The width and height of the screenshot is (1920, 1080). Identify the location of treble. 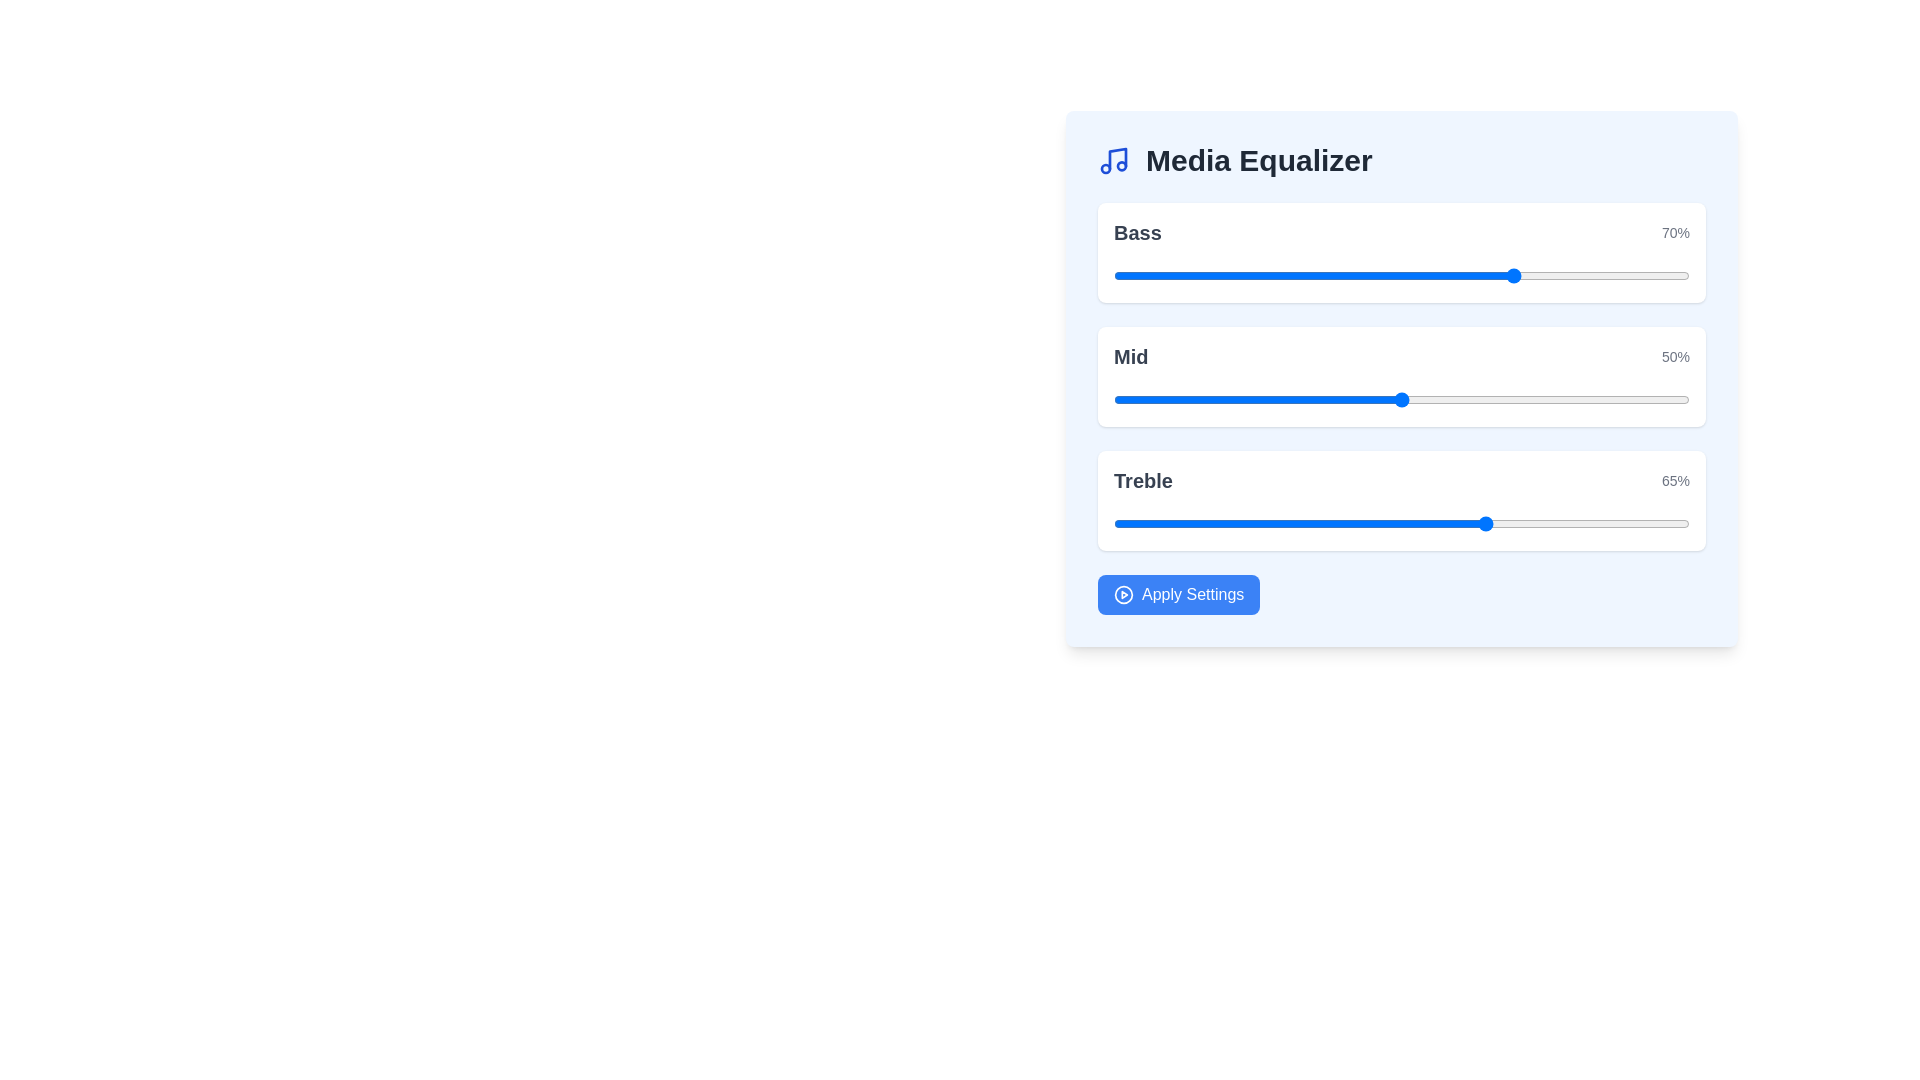
(1683, 523).